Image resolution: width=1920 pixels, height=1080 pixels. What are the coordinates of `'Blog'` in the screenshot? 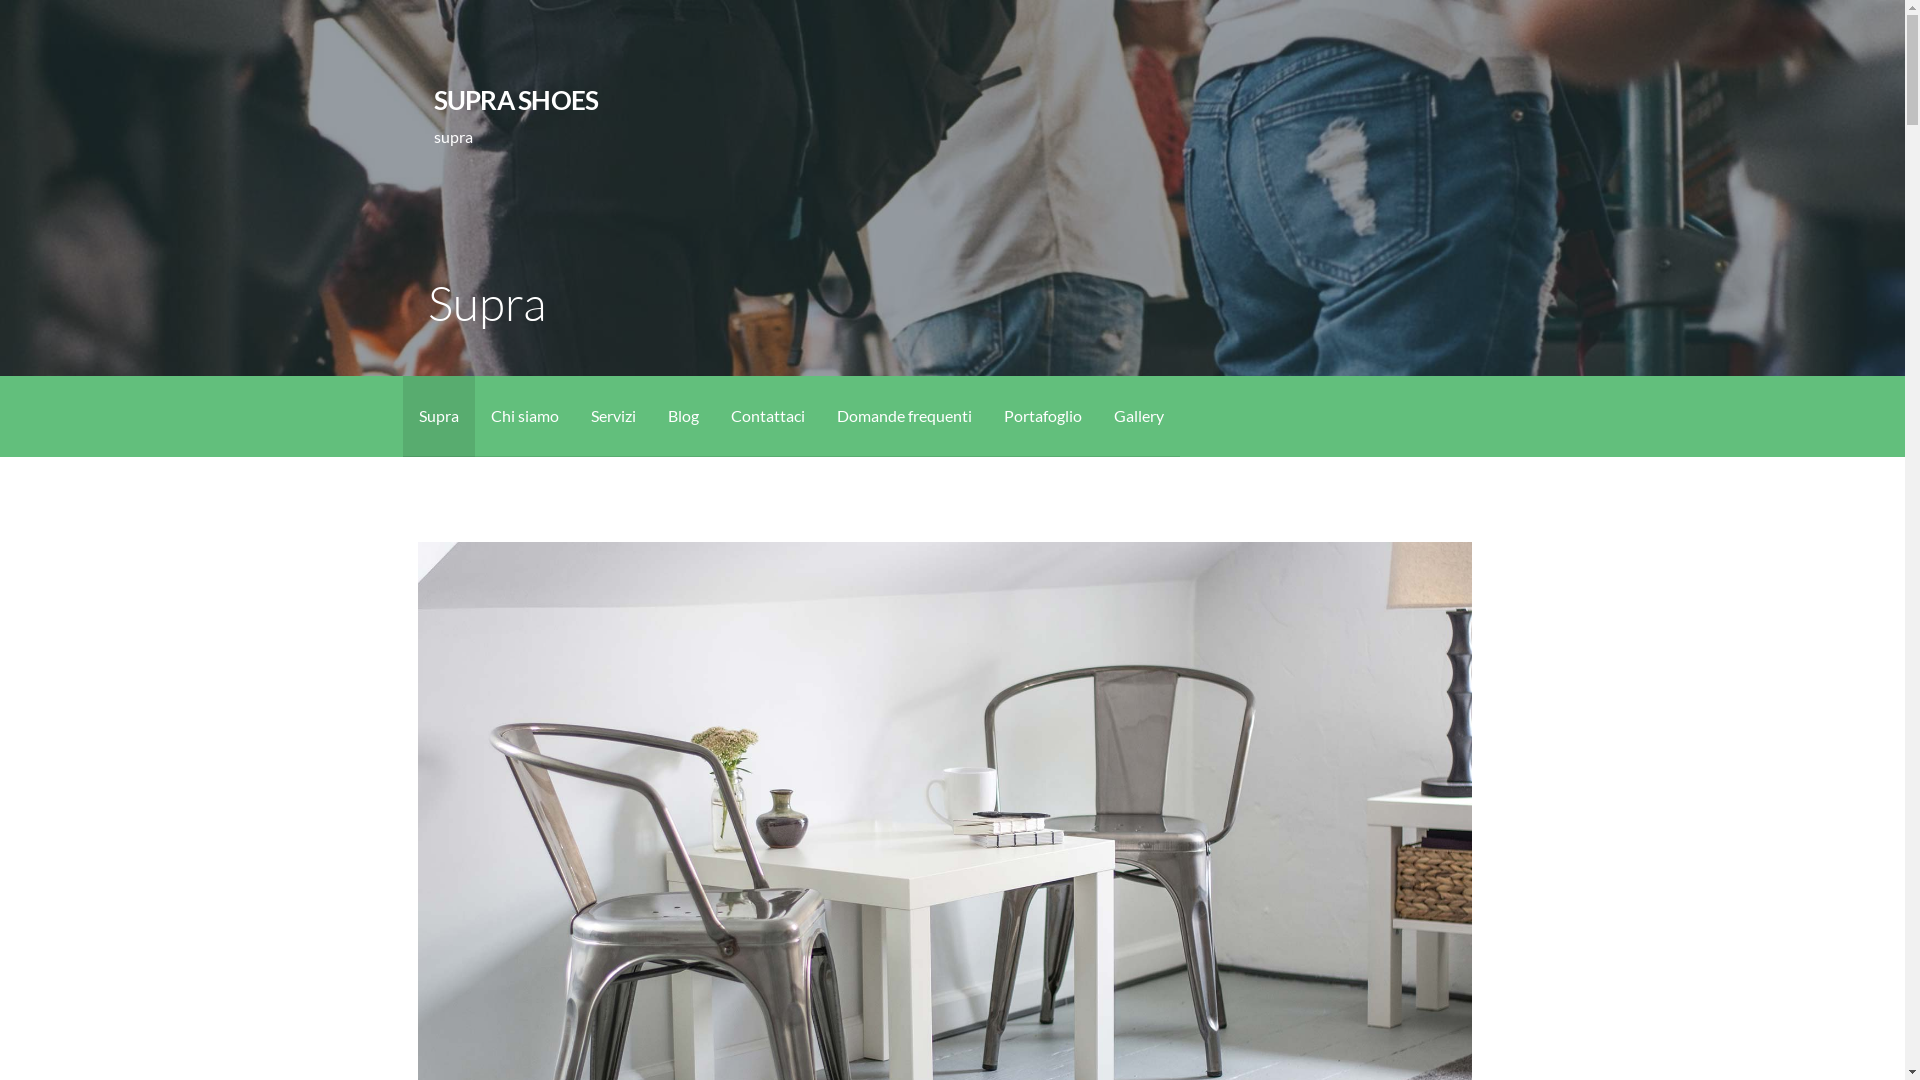 It's located at (683, 415).